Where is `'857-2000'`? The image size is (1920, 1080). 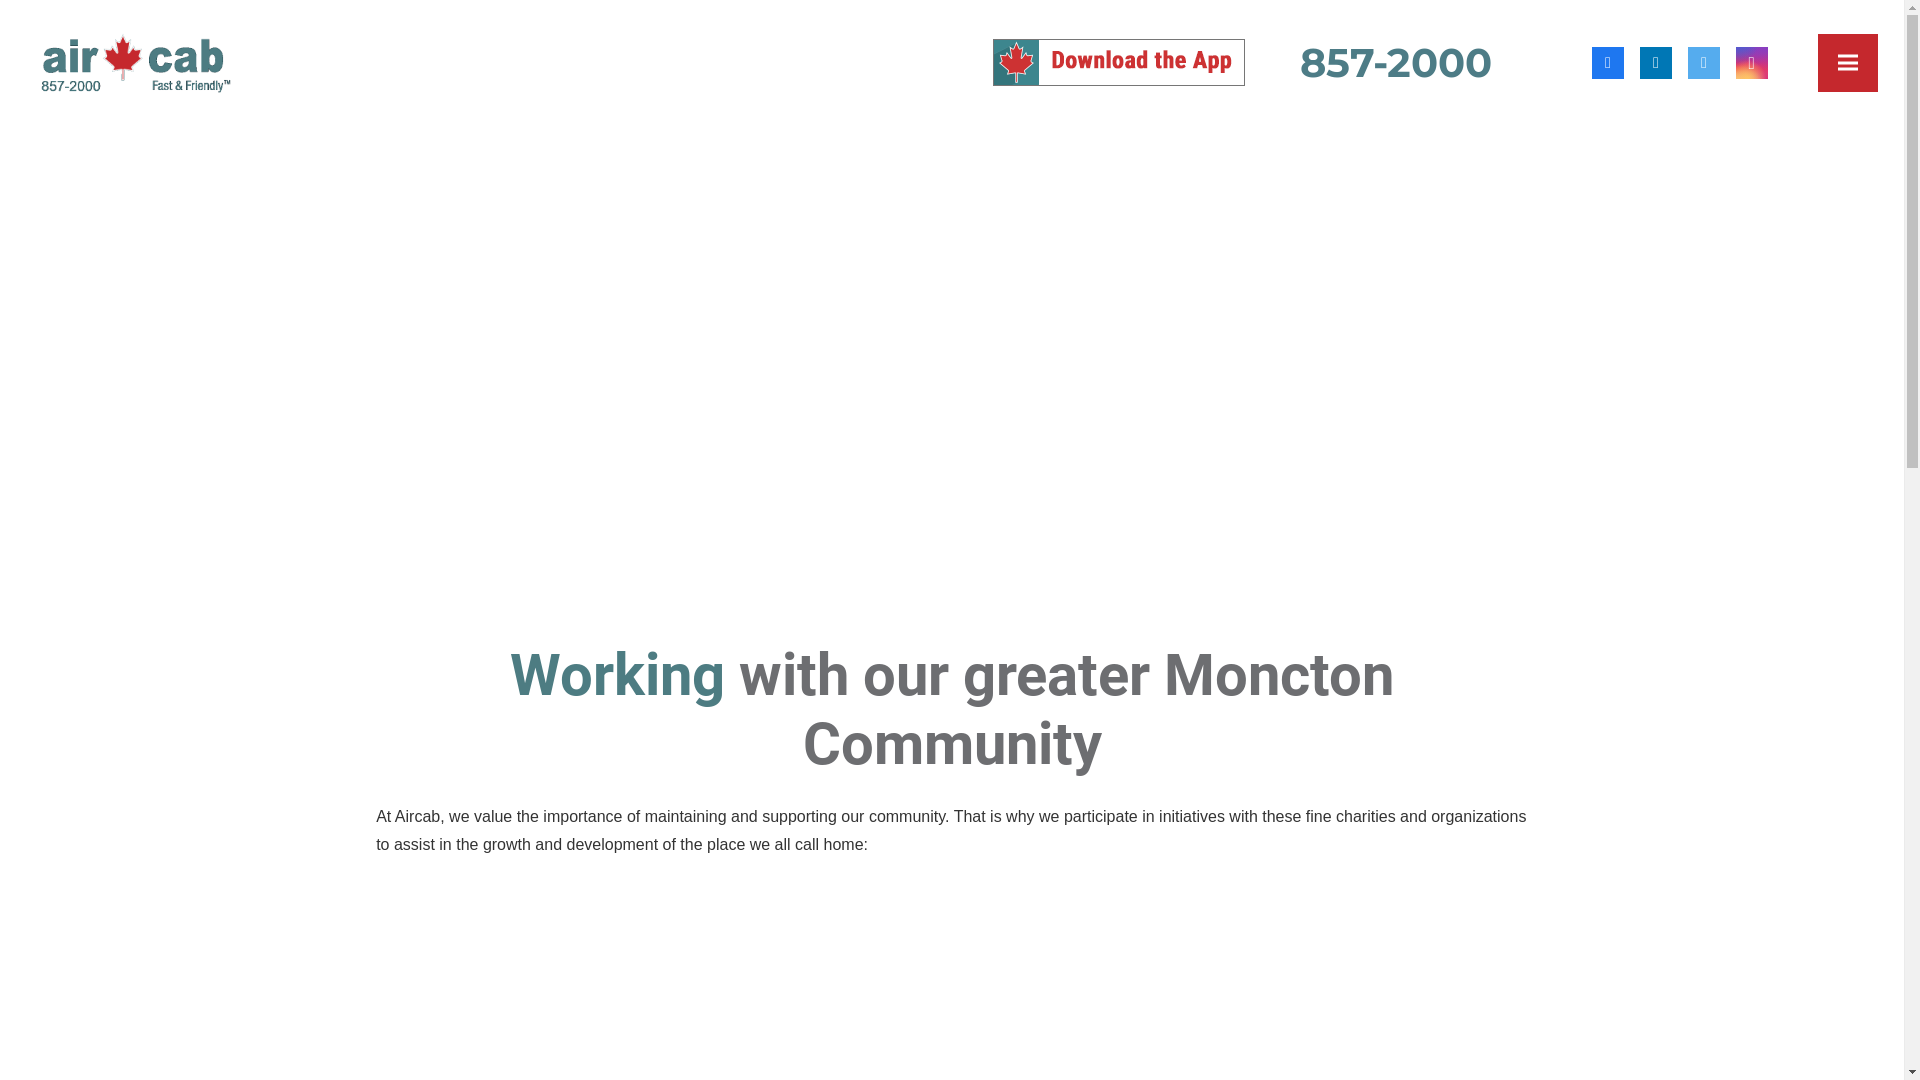
'857-2000' is located at coordinates (1300, 61).